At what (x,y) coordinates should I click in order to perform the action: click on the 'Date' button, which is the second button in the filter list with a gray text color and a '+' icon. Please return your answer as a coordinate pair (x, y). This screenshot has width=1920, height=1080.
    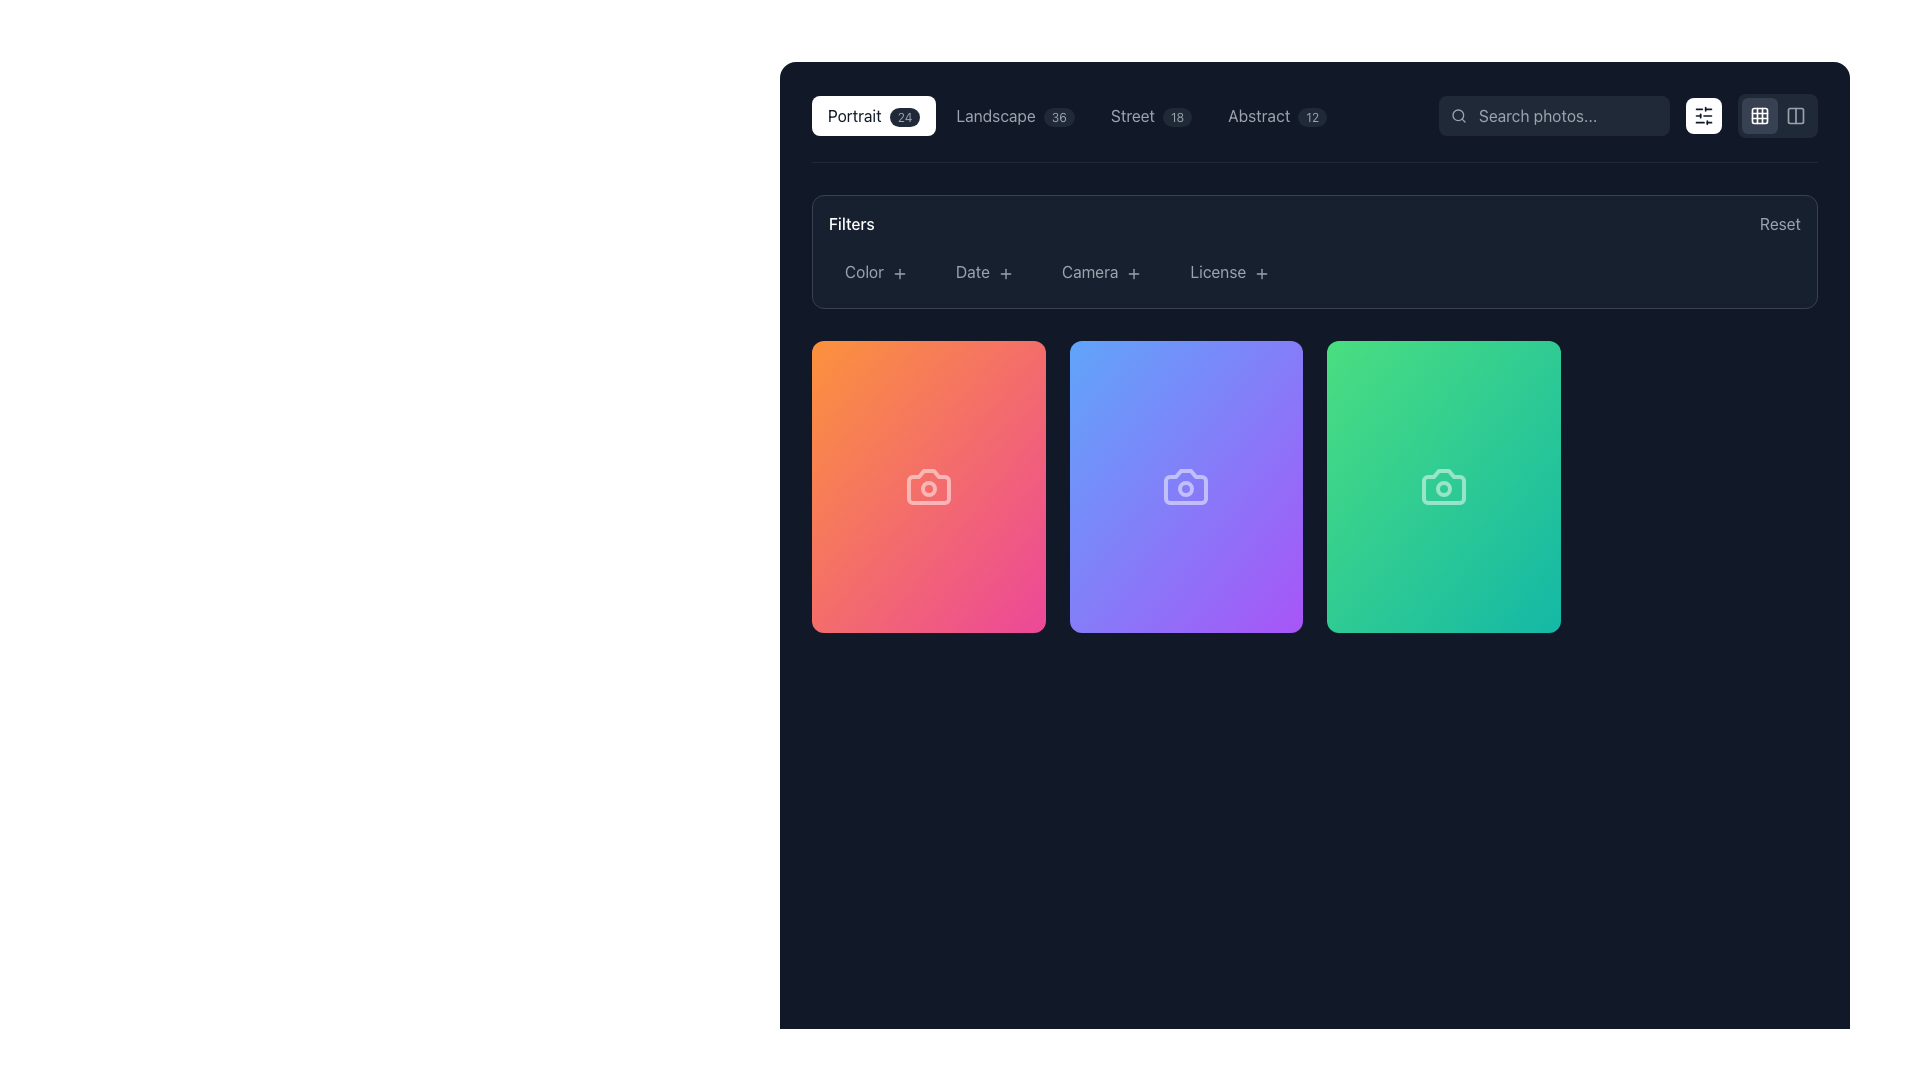
    Looking at the image, I should click on (984, 272).